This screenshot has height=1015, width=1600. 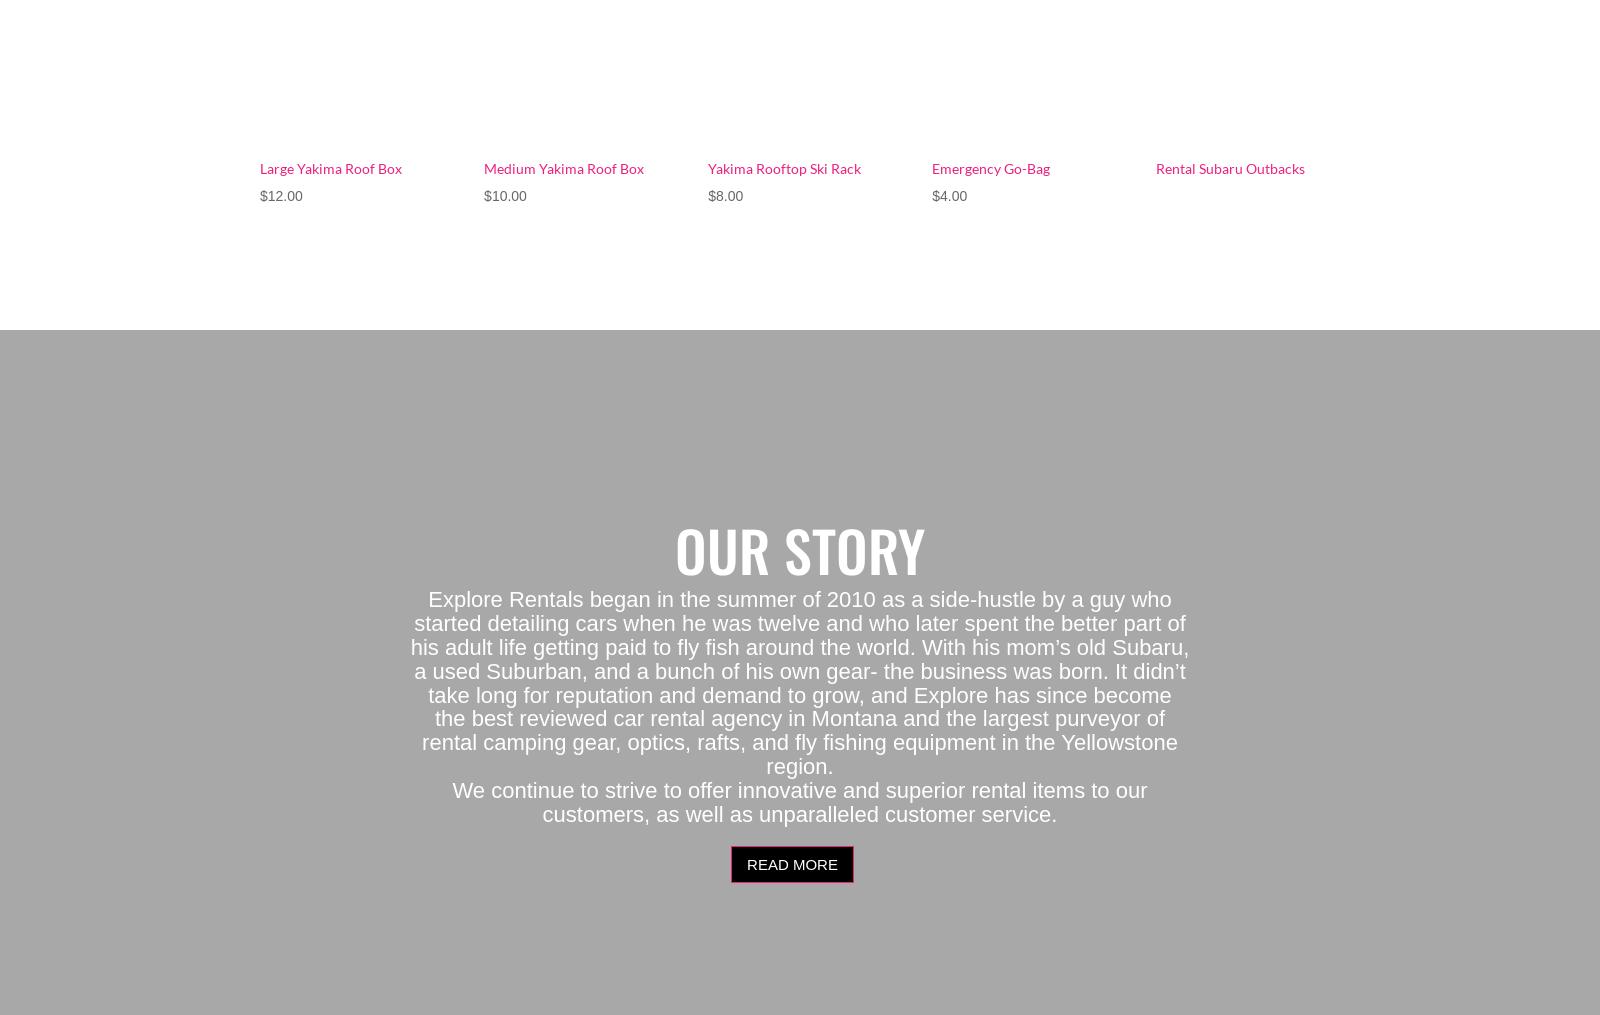 I want to click on '8.00', so click(x=728, y=193).